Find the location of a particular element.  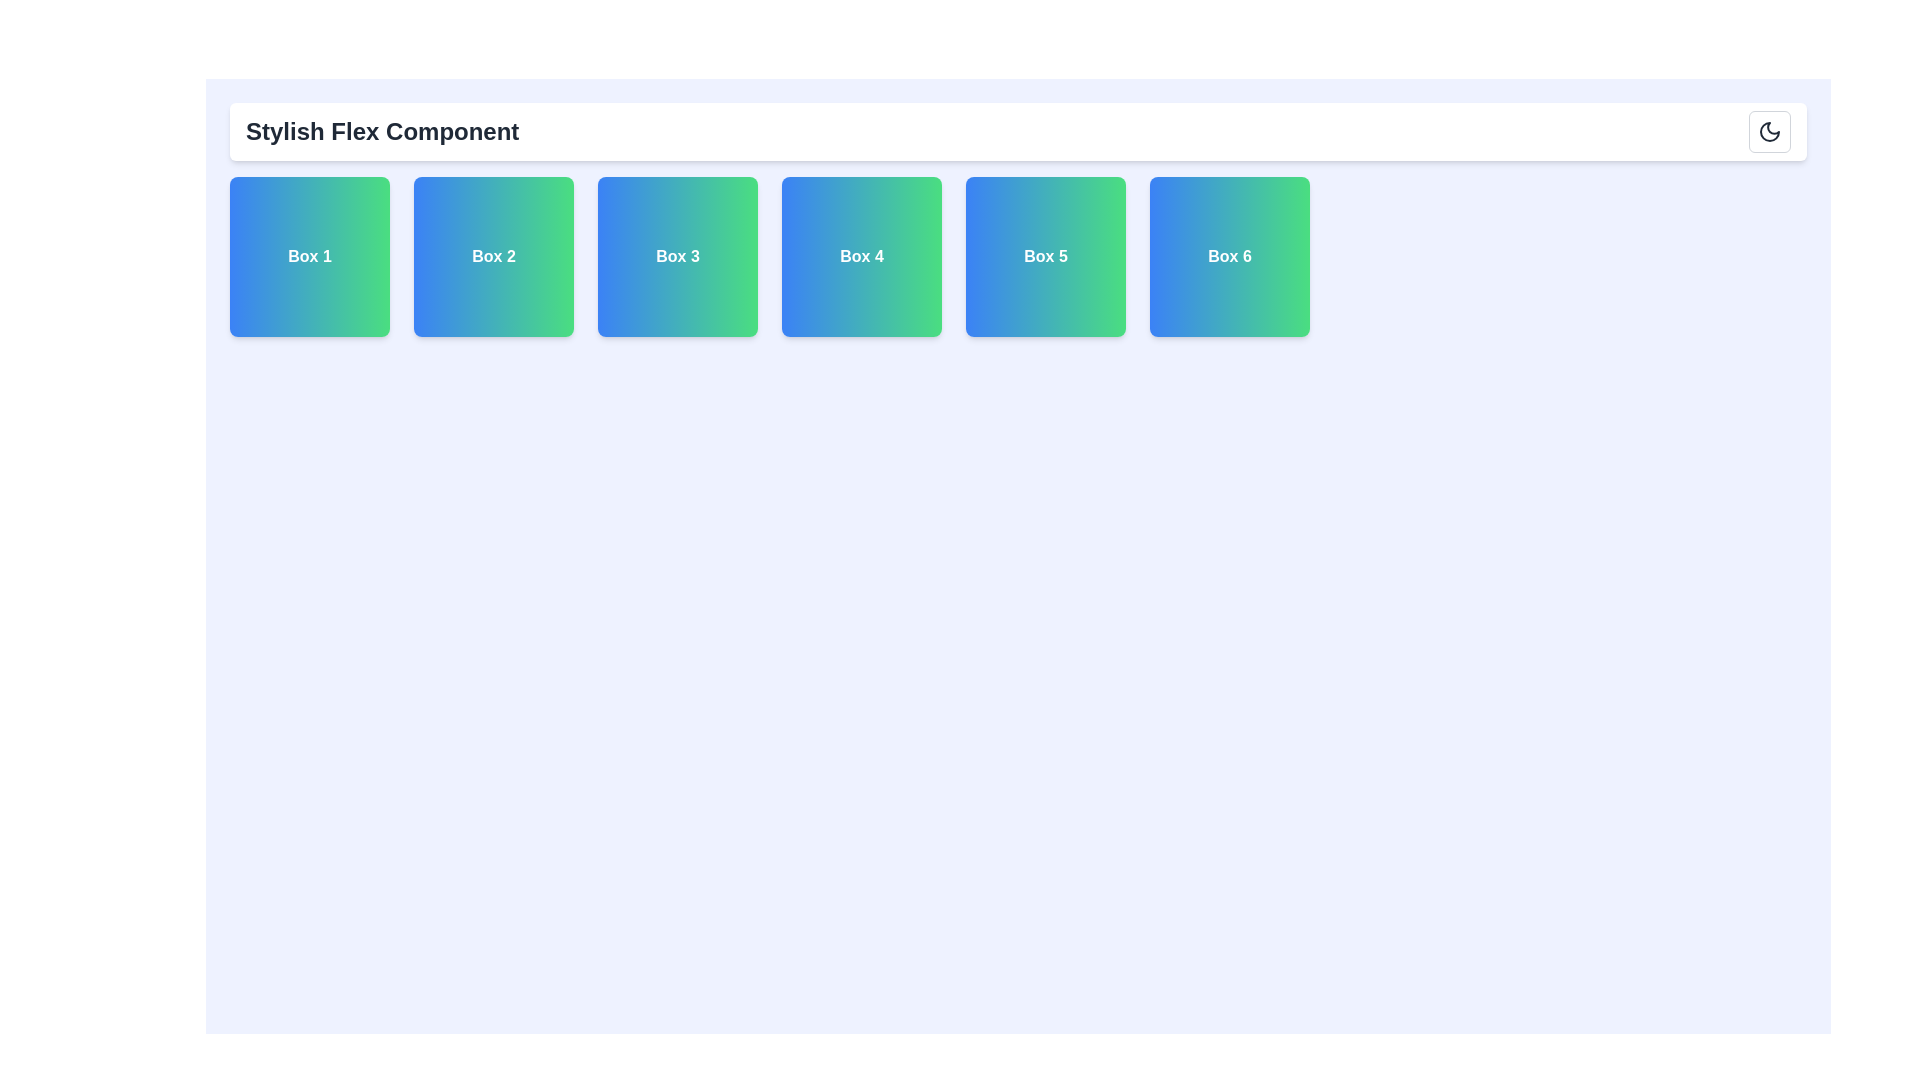

the sixth square visual box with a gradient background and text label, located in the top section of the interface is located at coordinates (1228, 256).